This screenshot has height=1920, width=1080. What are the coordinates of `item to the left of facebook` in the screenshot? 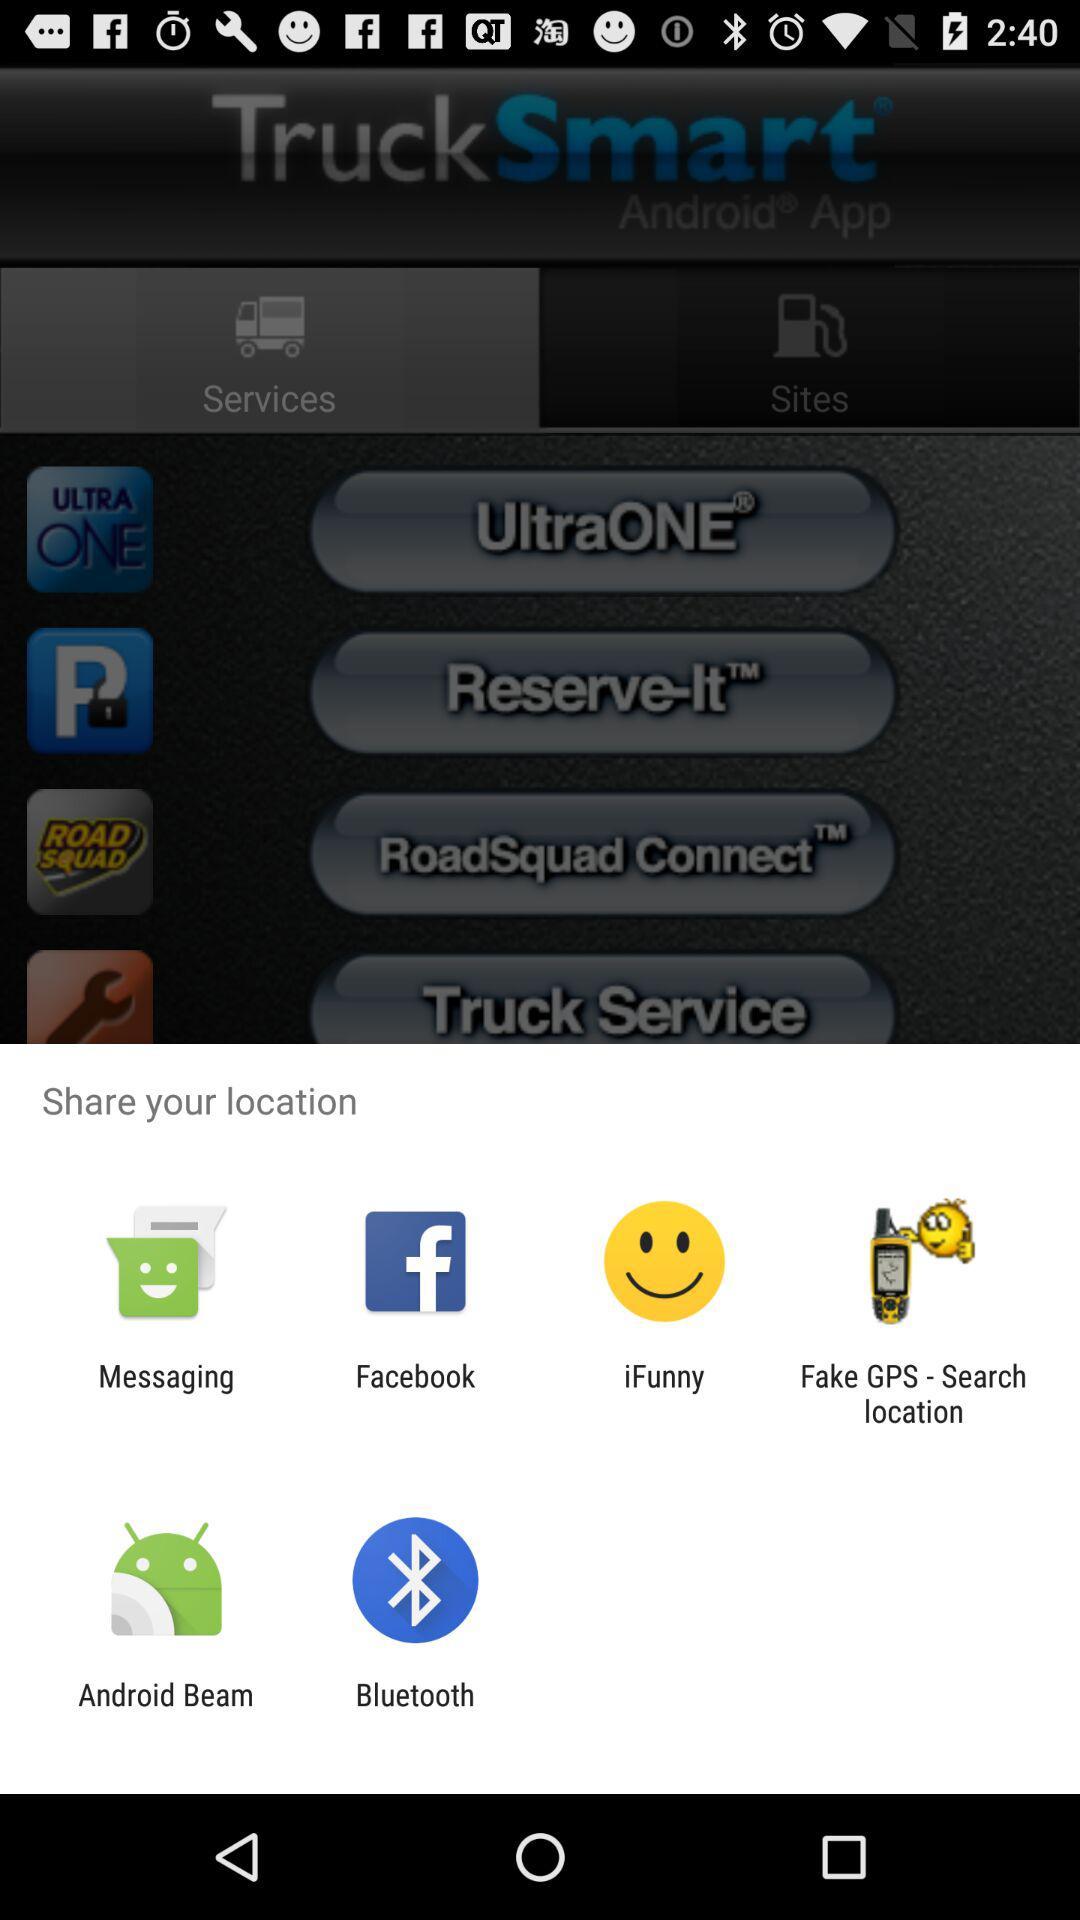 It's located at (165, 1392).